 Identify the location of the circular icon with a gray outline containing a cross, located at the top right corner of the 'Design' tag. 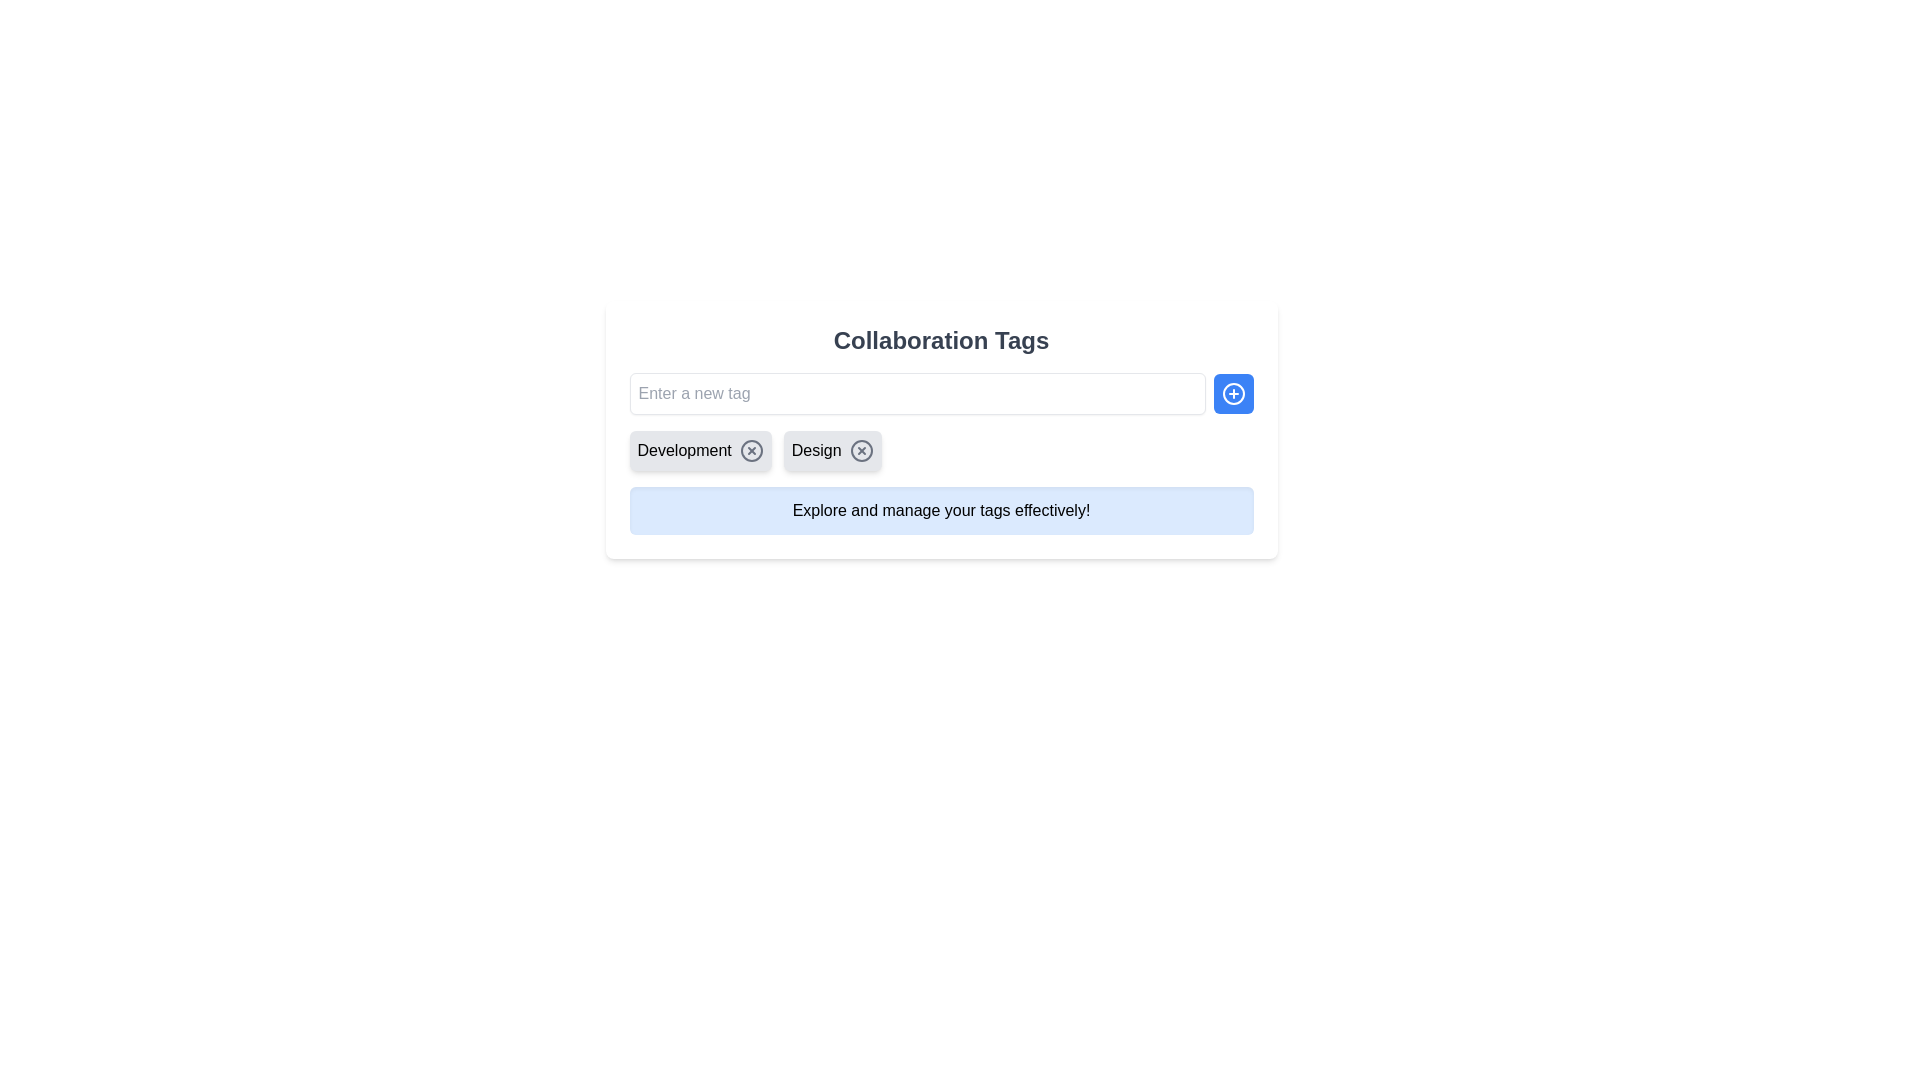
(861, 451).